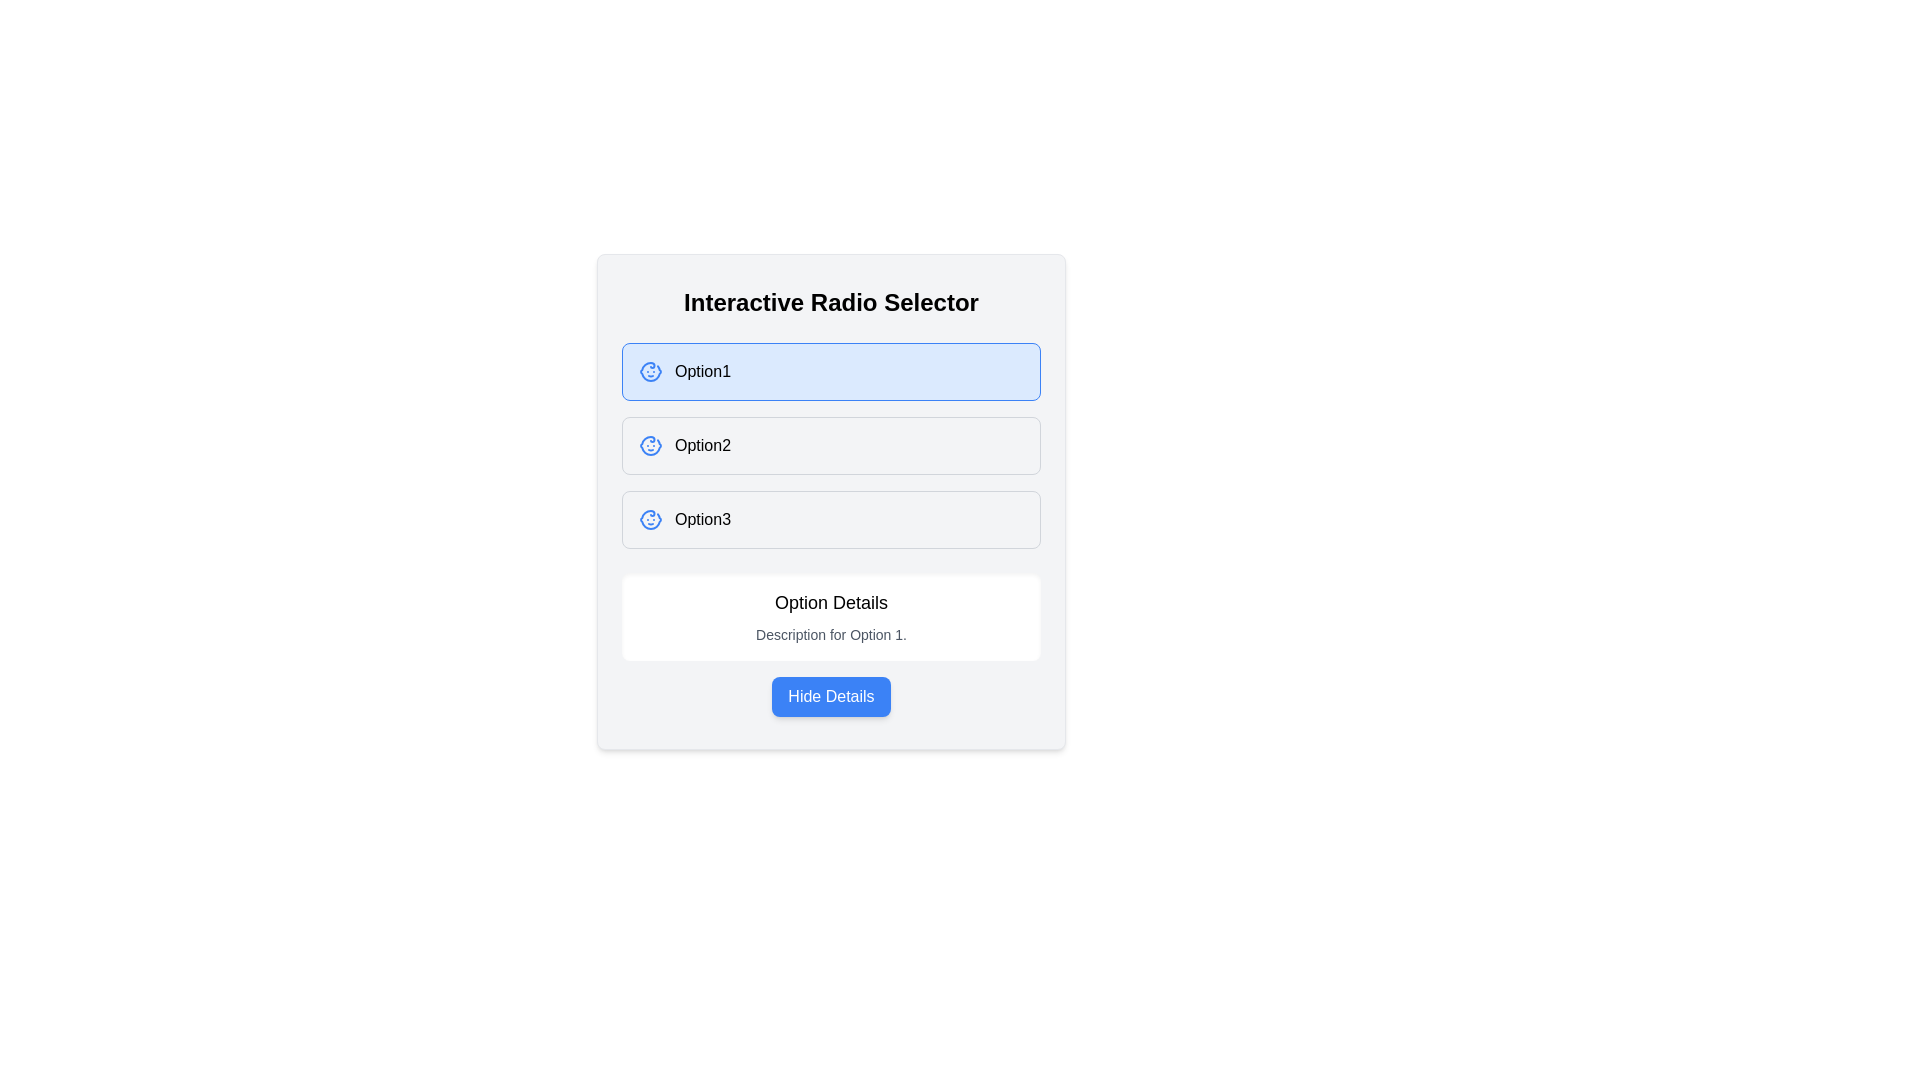  What do you see at coordinates (831, 445) in the screenshot?
I see `the radio group element which allows users to select one option among 'Option1', 'Option2', and 'Option3'` at bounding box center [831, 445].